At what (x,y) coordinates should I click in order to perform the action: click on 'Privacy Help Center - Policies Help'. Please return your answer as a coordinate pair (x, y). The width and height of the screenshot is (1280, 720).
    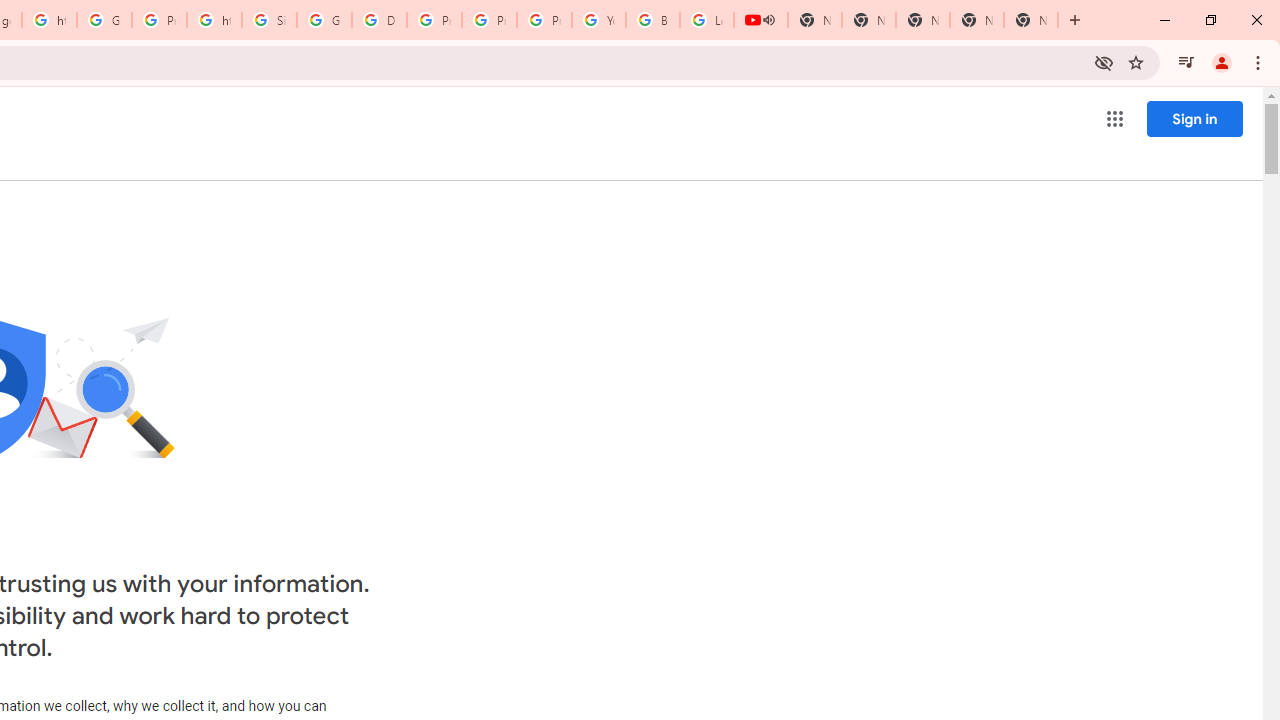
    Looking at the image, I should click on (489, 20).